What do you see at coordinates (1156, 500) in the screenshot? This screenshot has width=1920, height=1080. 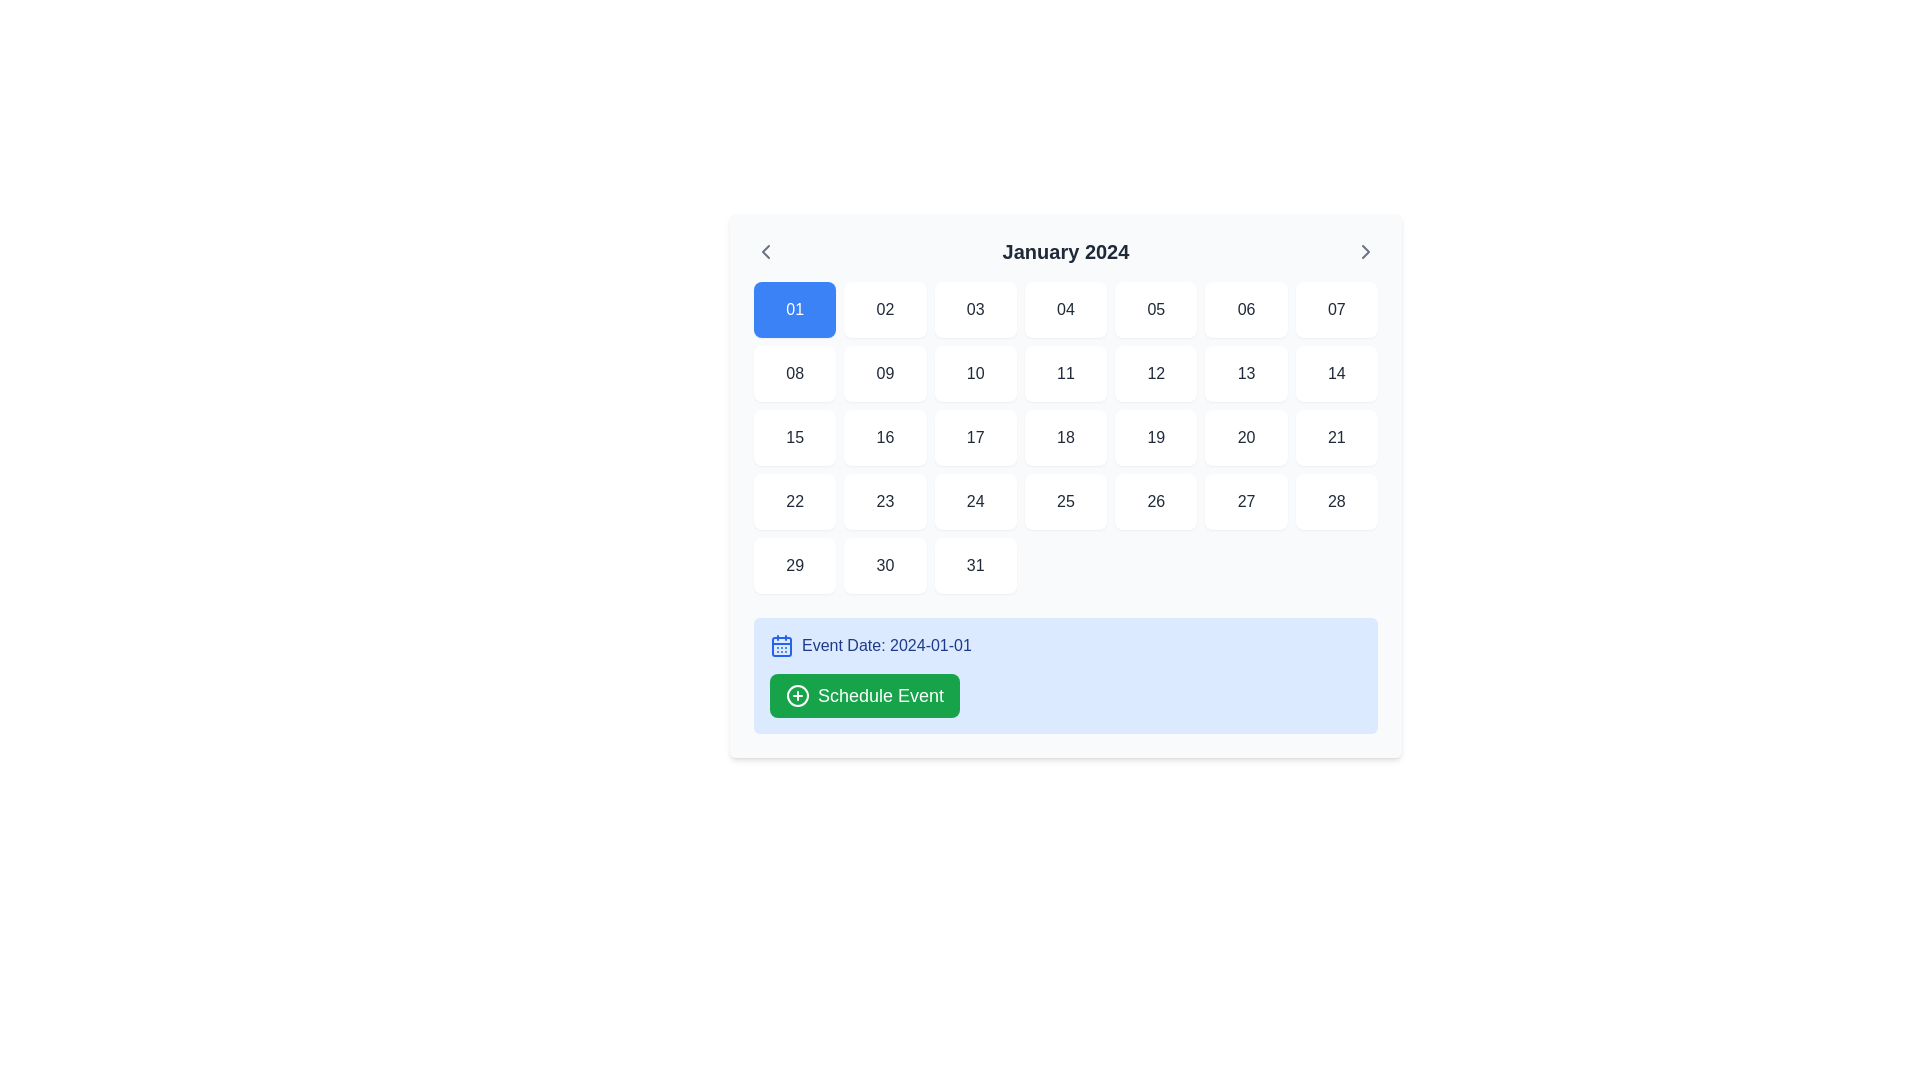 I see `the selectable day button representing the 26th of the month in the calendar interface to observe potential hover effects` at bounding box center [1156, 500].